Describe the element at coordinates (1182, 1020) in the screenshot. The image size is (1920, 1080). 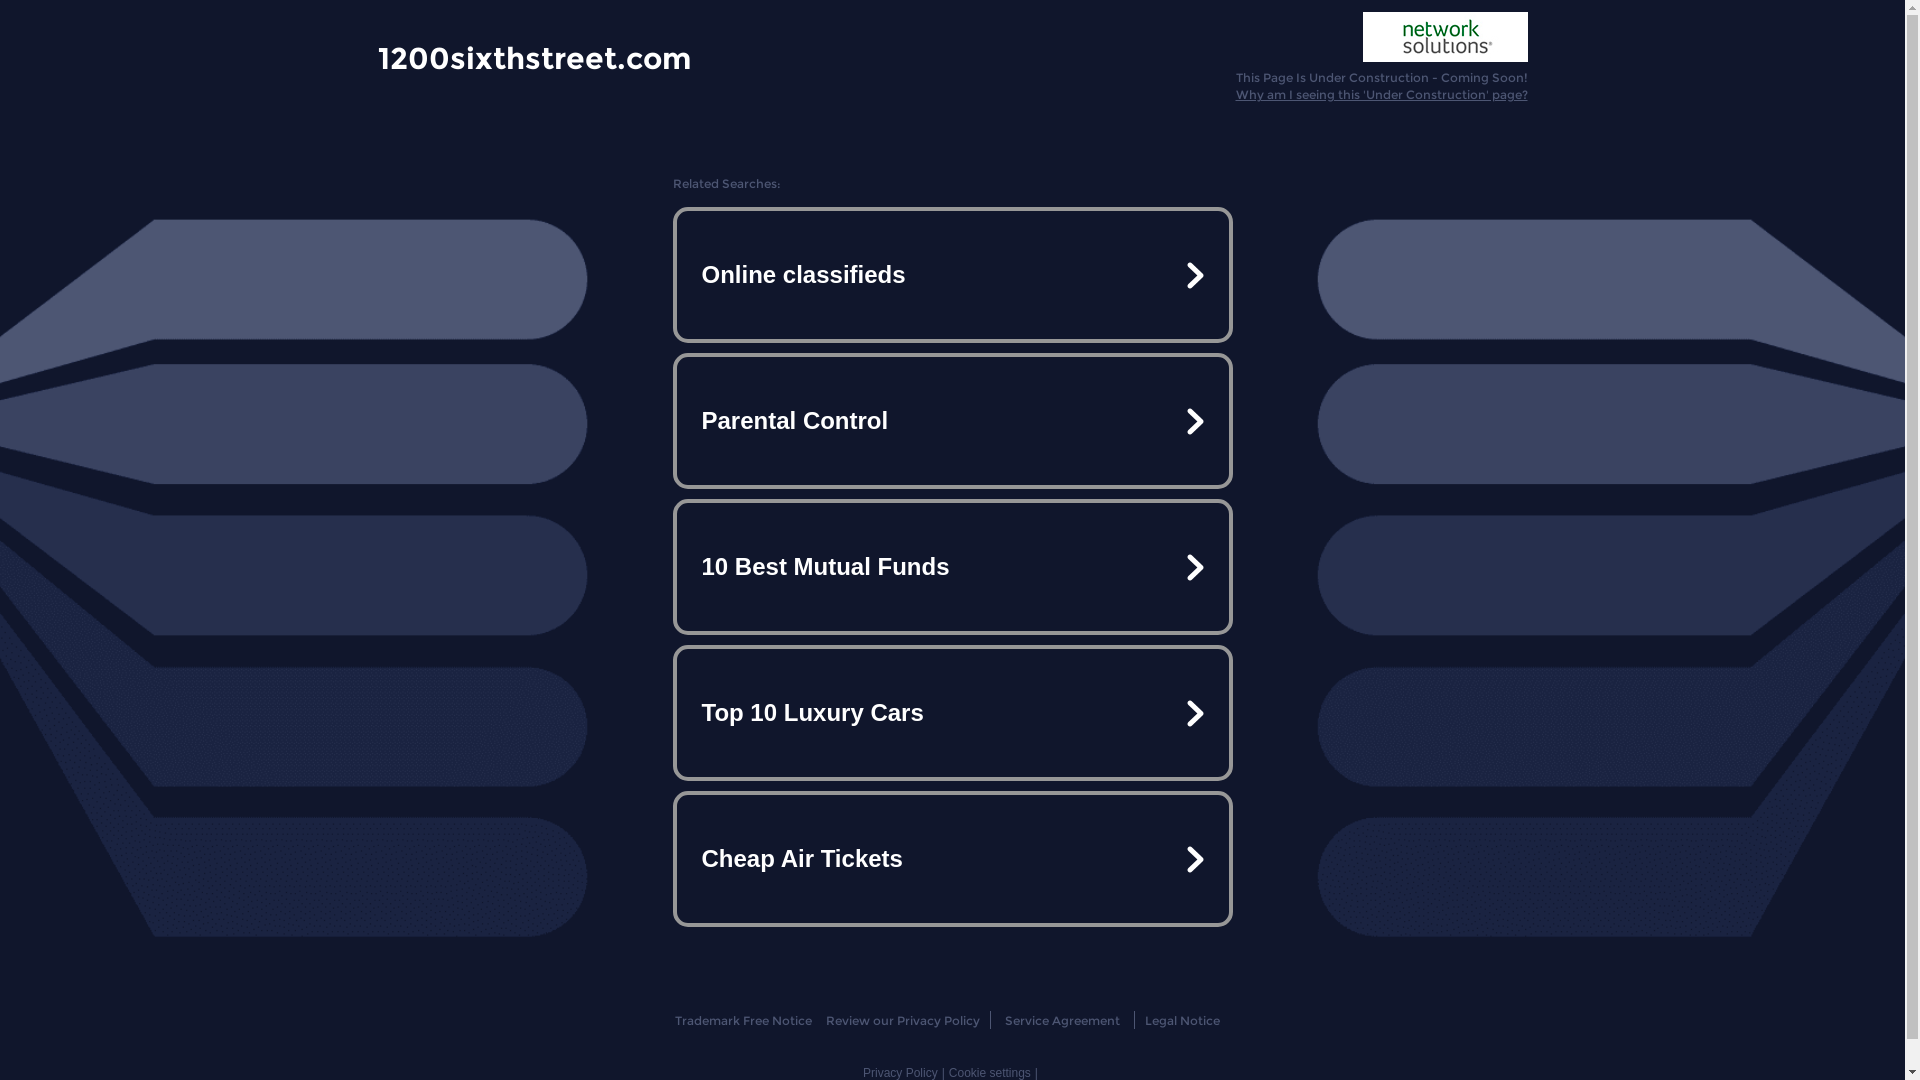
I see `'Legal Notice'` at that location.